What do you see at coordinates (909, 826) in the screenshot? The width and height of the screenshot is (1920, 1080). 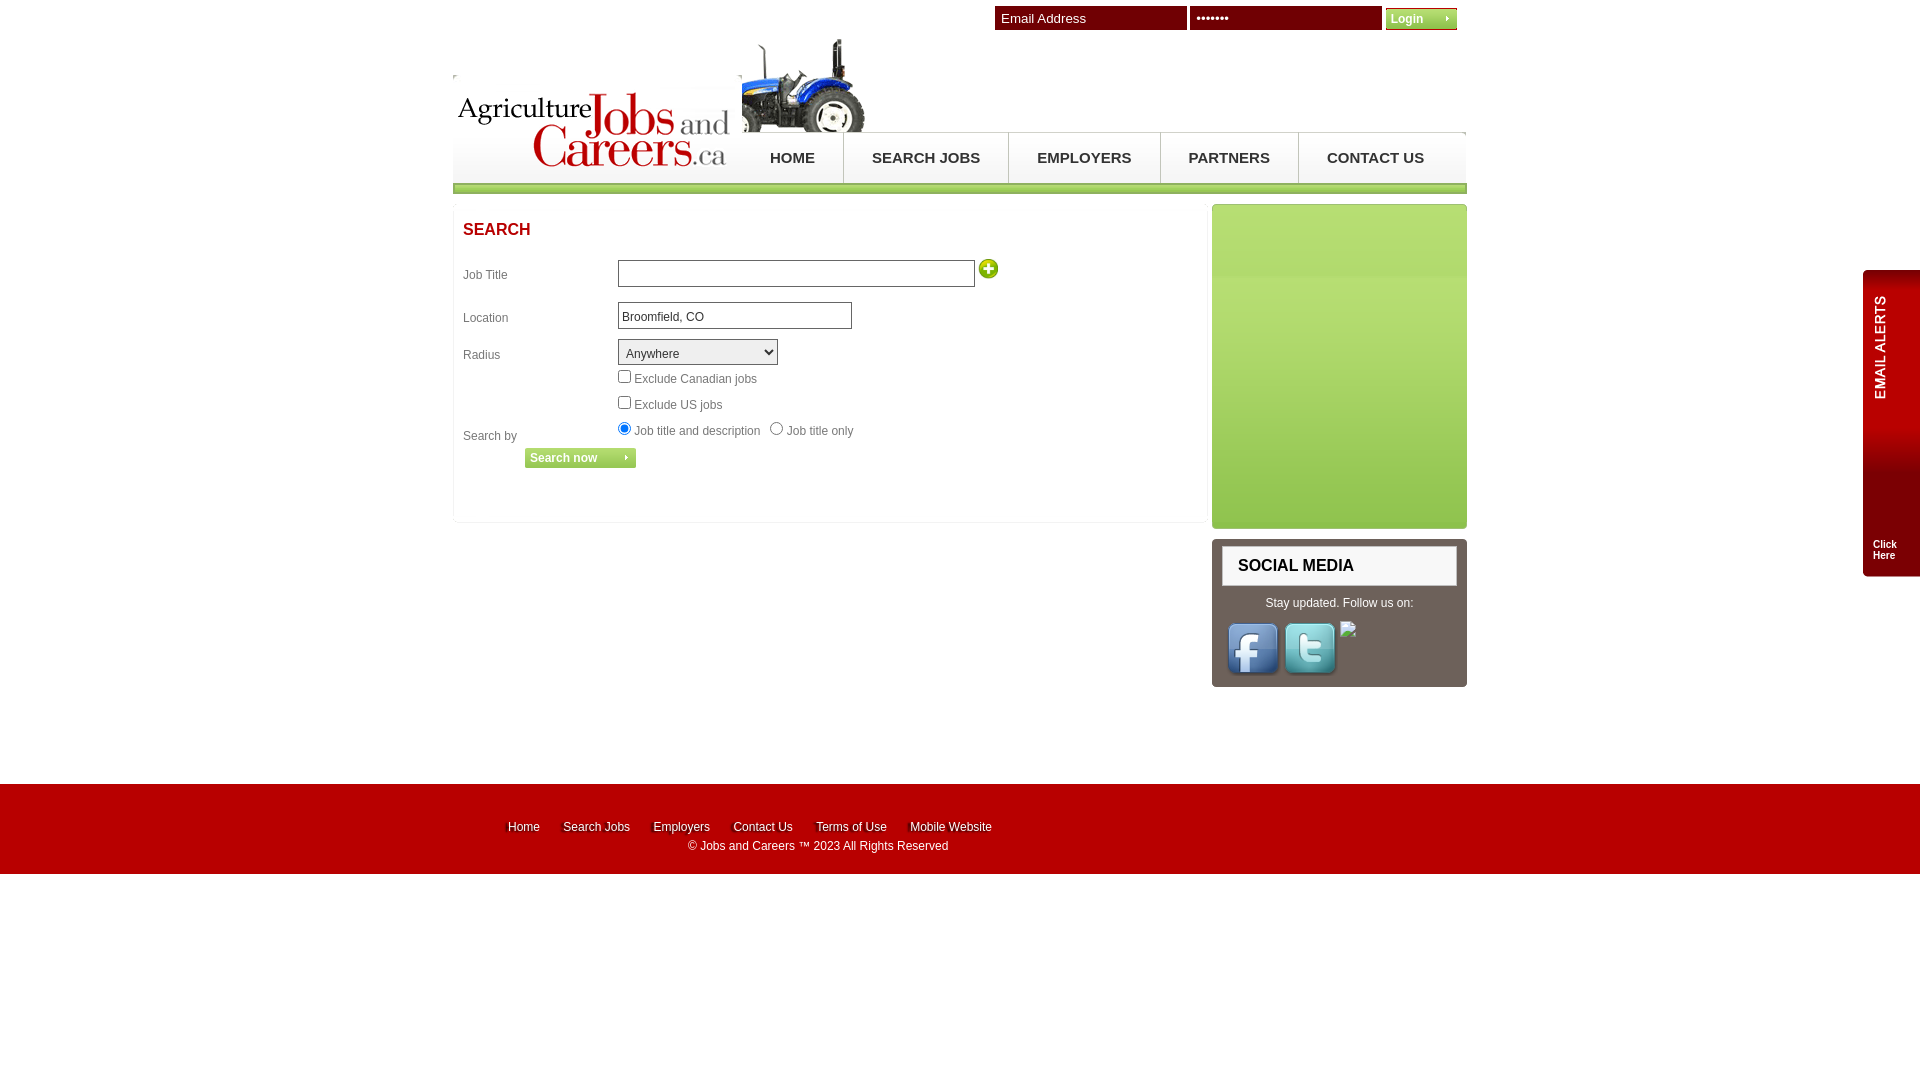 I see `'Mobile Website'` at bounding box center [909, 826].